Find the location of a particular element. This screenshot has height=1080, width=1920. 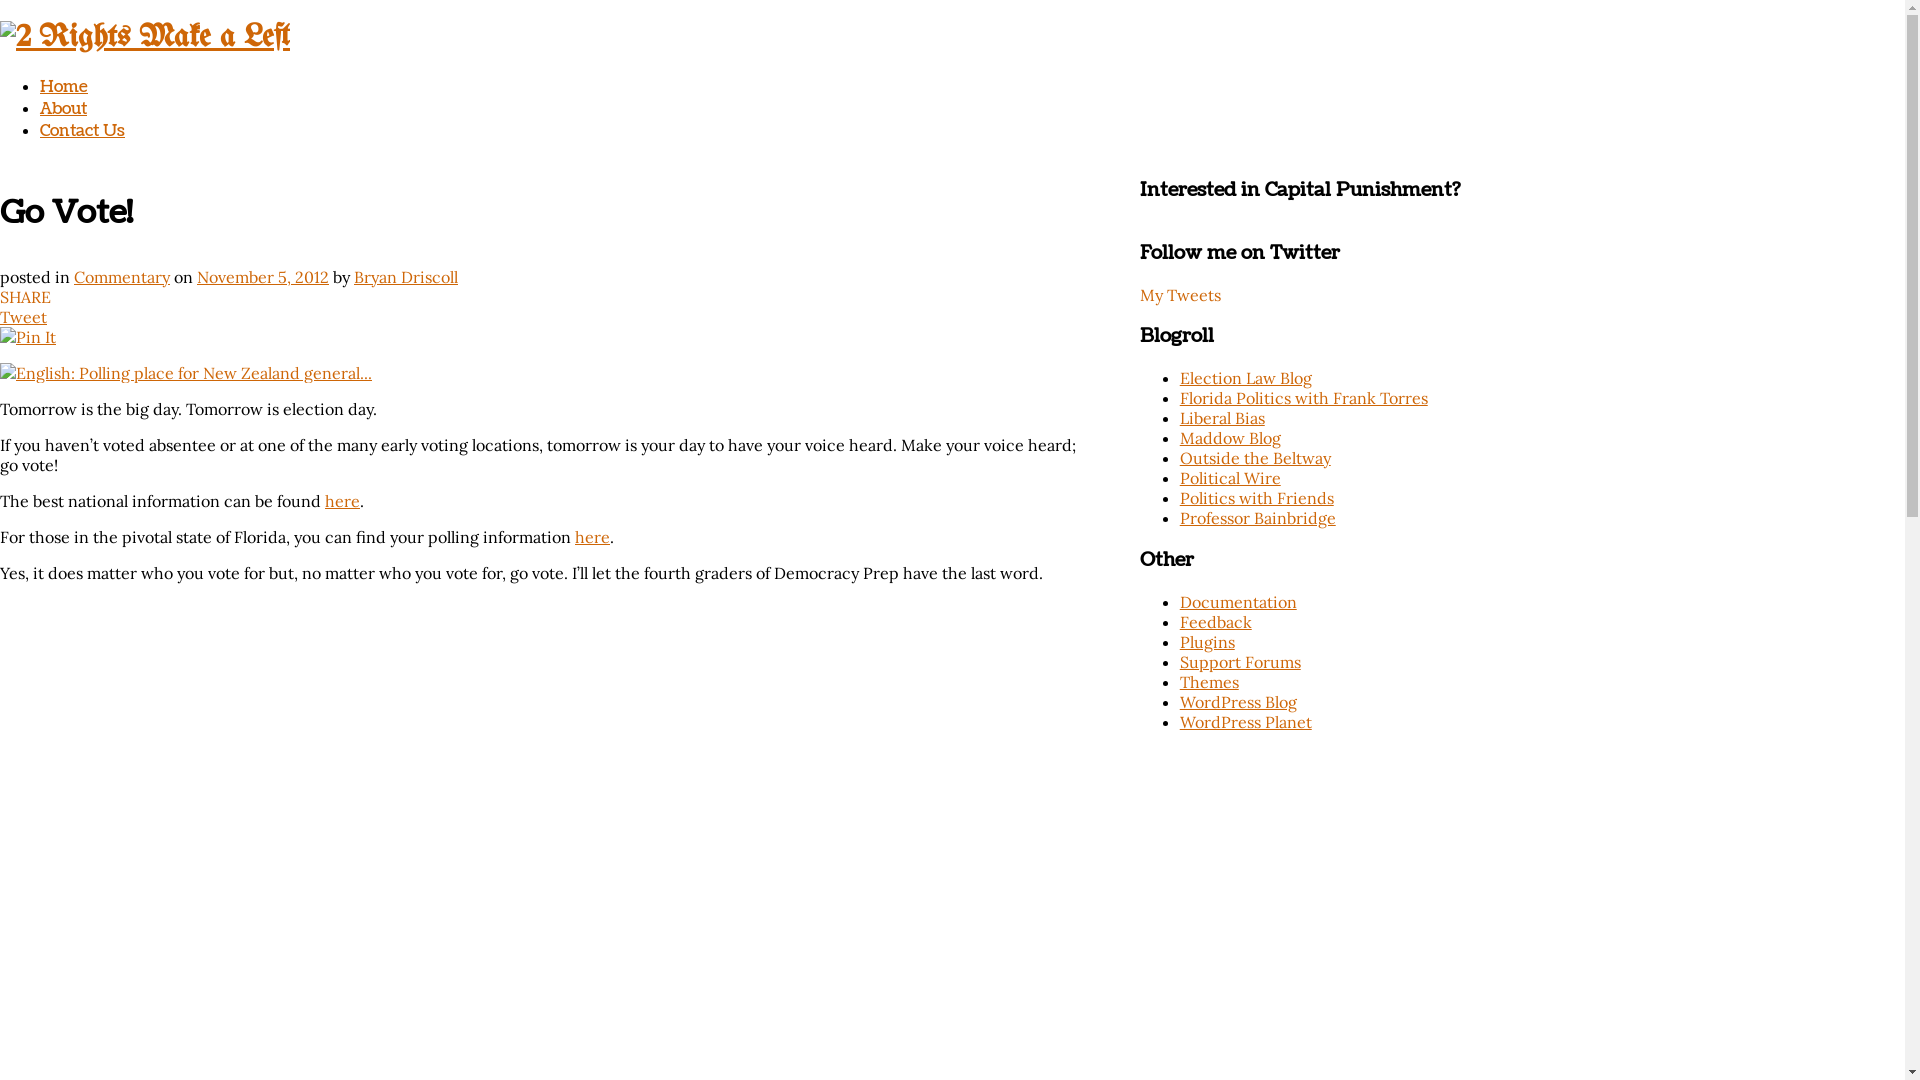

'Liberal Bias' is located at coordinates (1180, 416).